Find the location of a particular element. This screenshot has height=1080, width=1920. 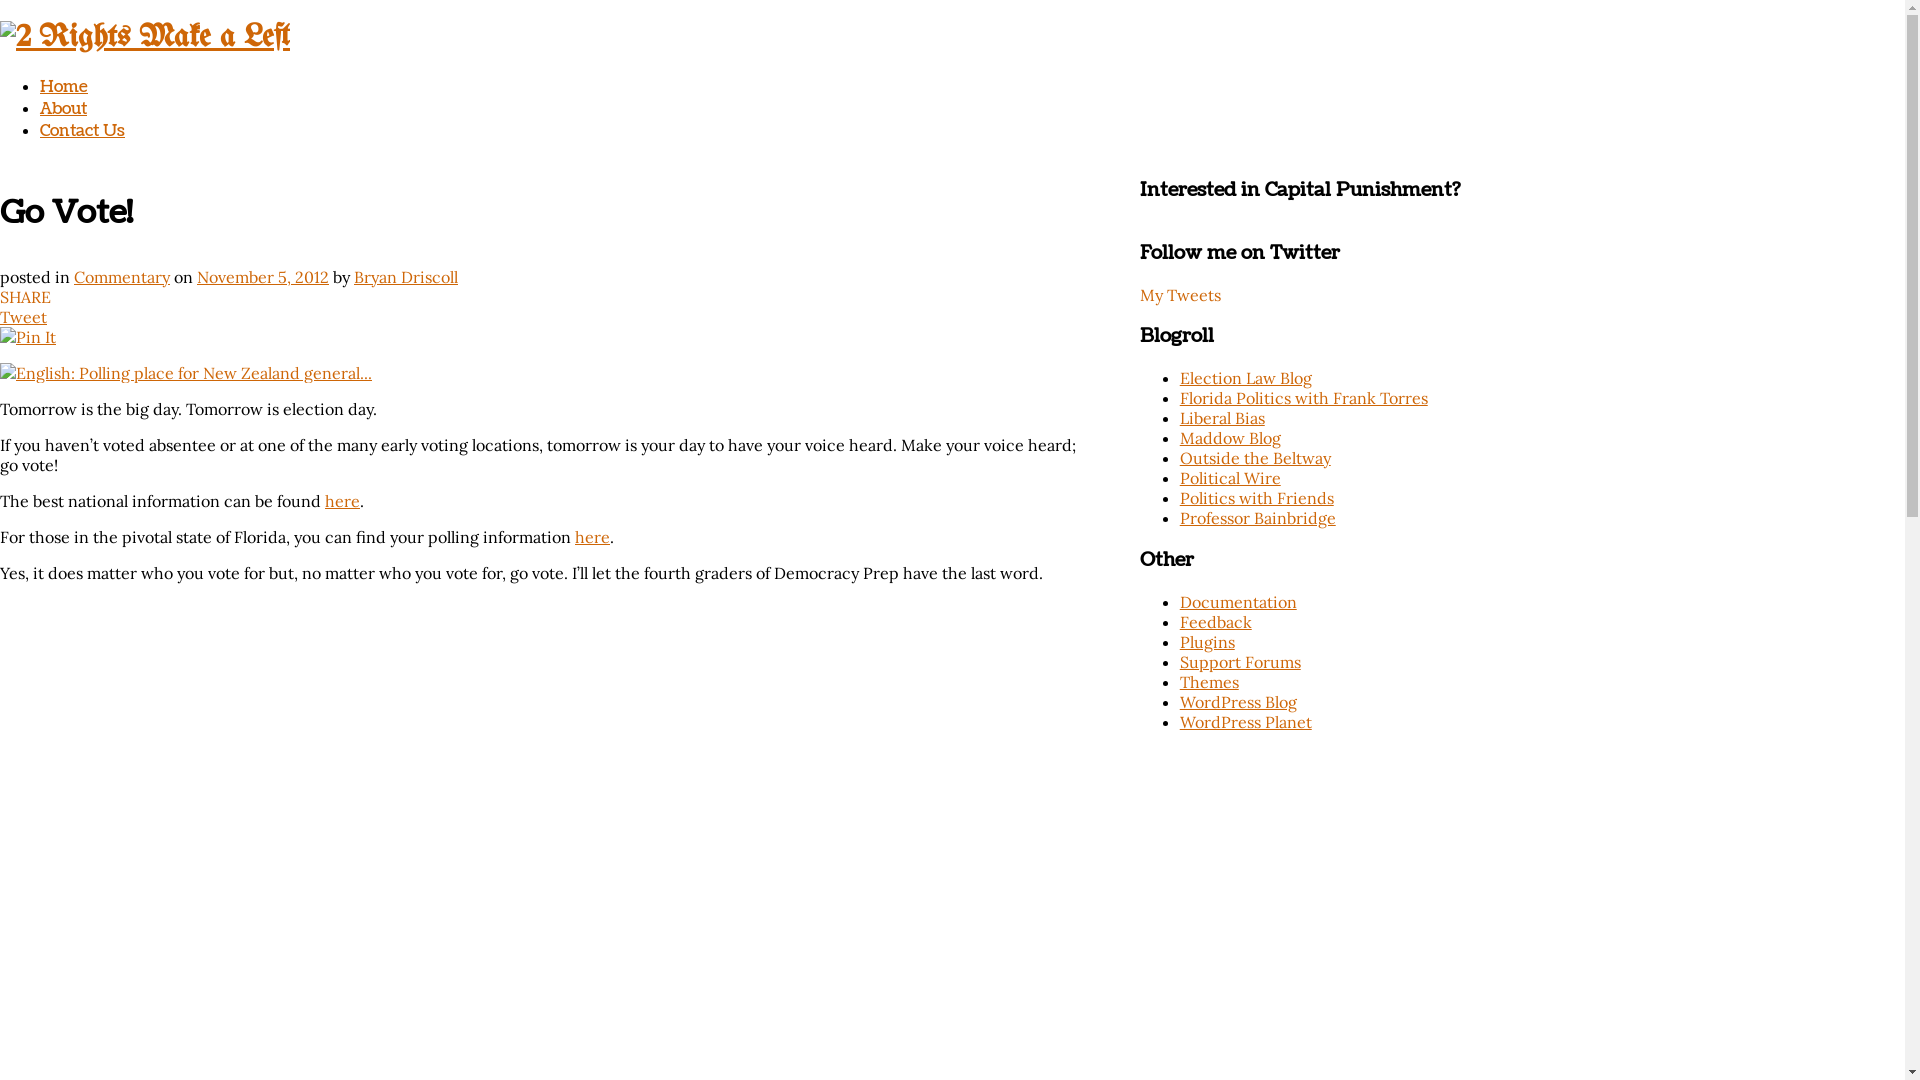

'Liberal Bias' is located at coordinates (1180, 416).